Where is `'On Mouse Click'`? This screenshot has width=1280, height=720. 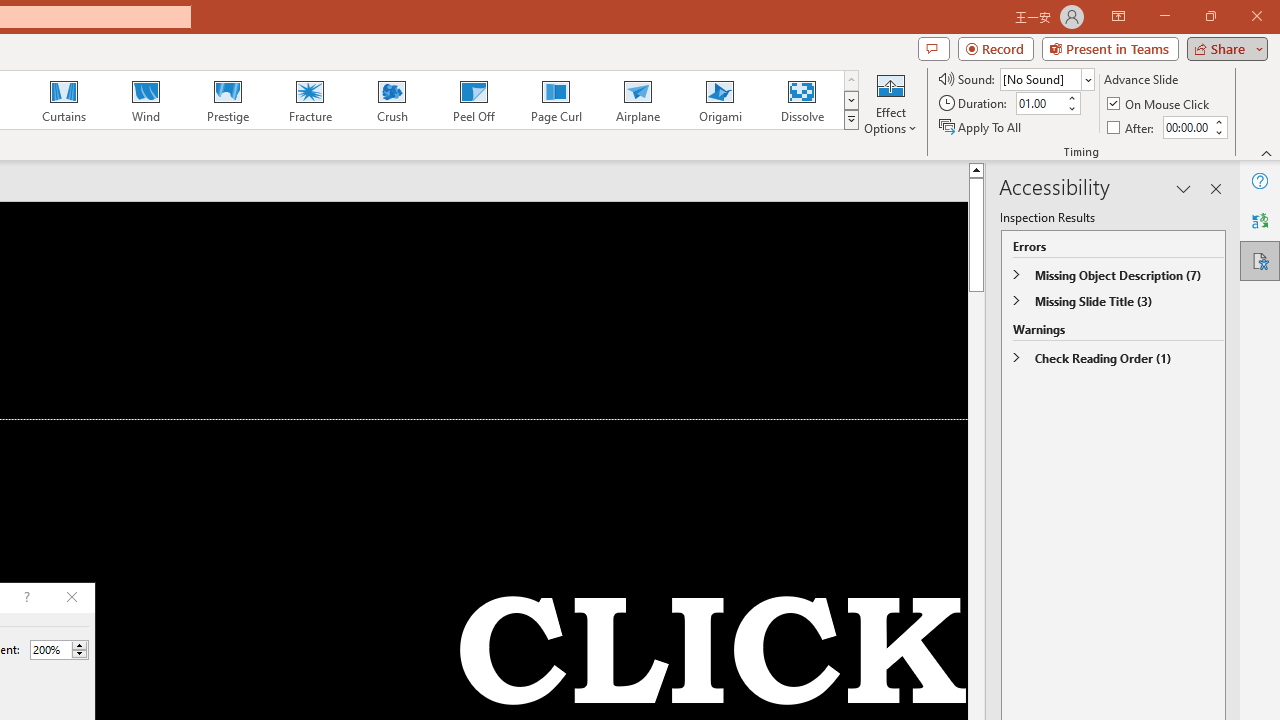
'On Mouse Click' is located at coordinates (1159, 103).